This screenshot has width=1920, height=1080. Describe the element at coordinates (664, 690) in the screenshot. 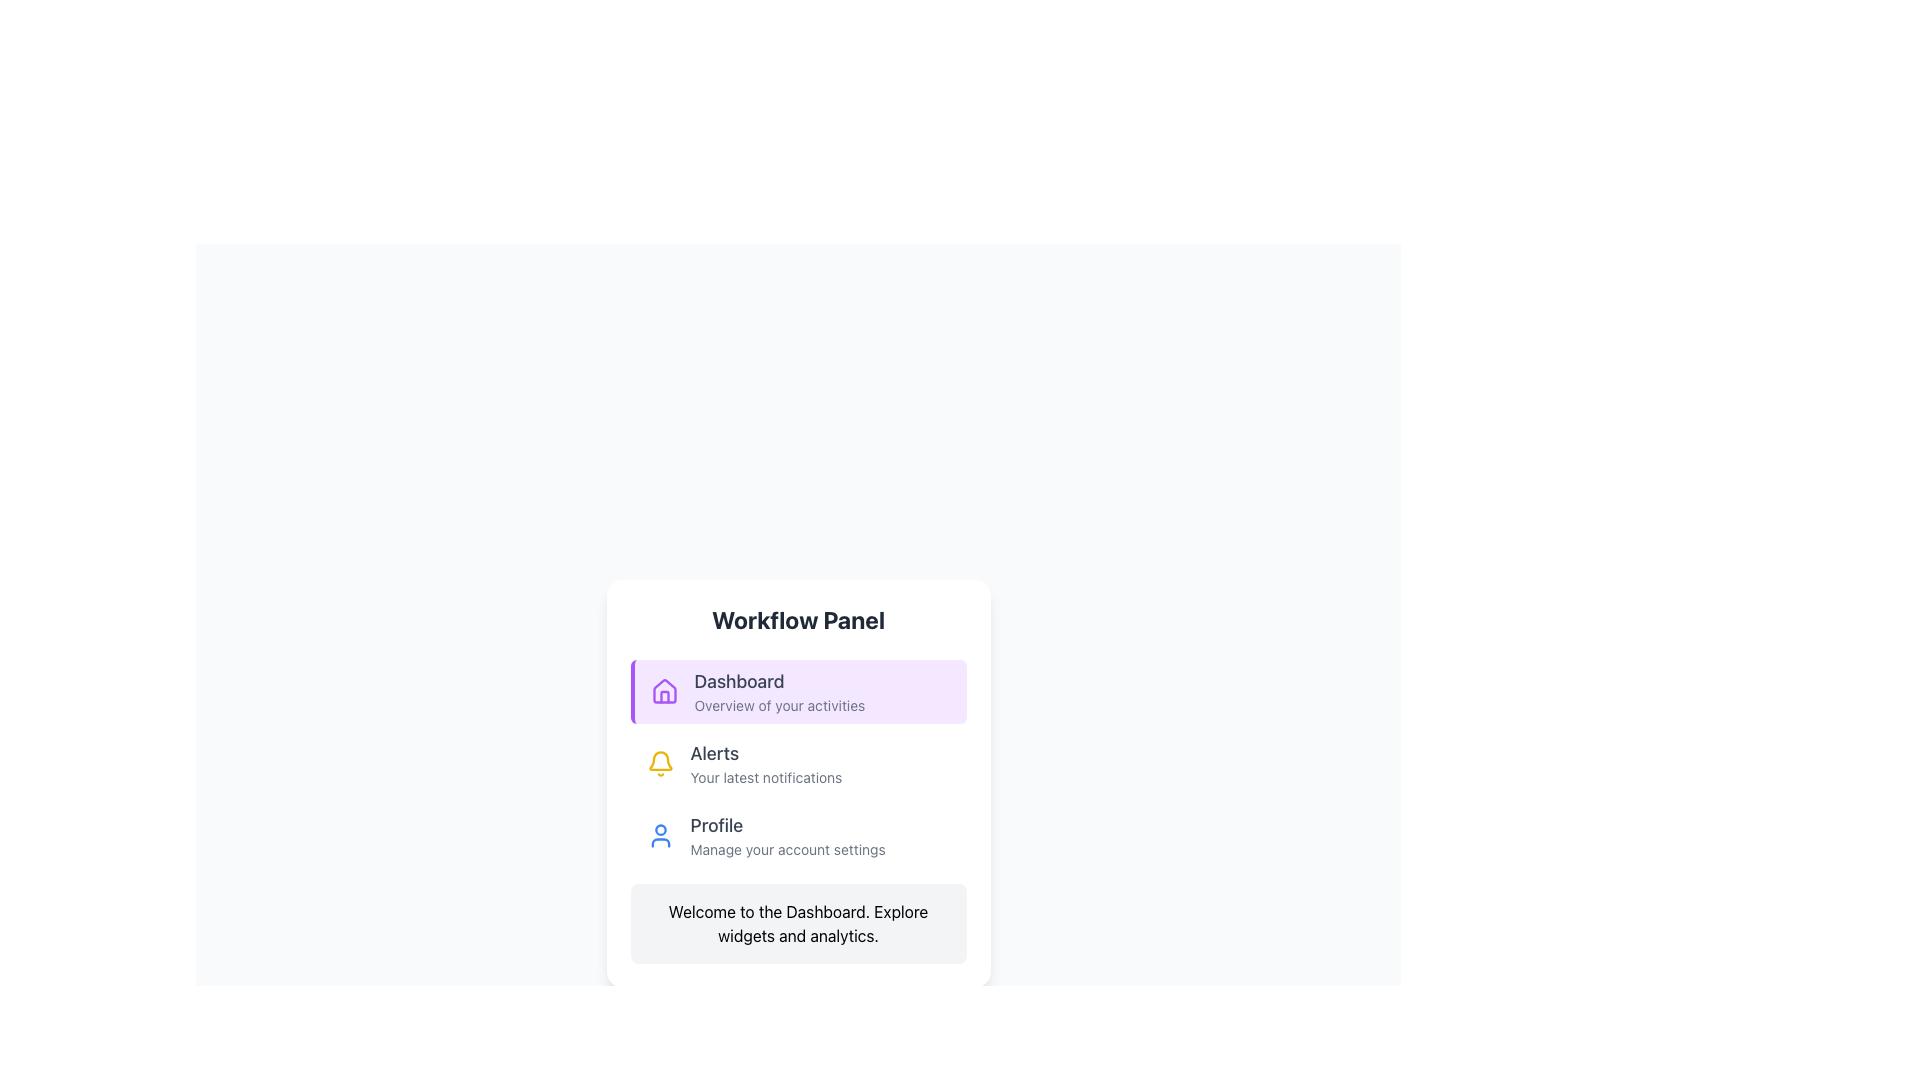

I see `the purple house icon in the navigation menu representing the 'Dashboard' section within the 'Workflow Panel'` at that location.